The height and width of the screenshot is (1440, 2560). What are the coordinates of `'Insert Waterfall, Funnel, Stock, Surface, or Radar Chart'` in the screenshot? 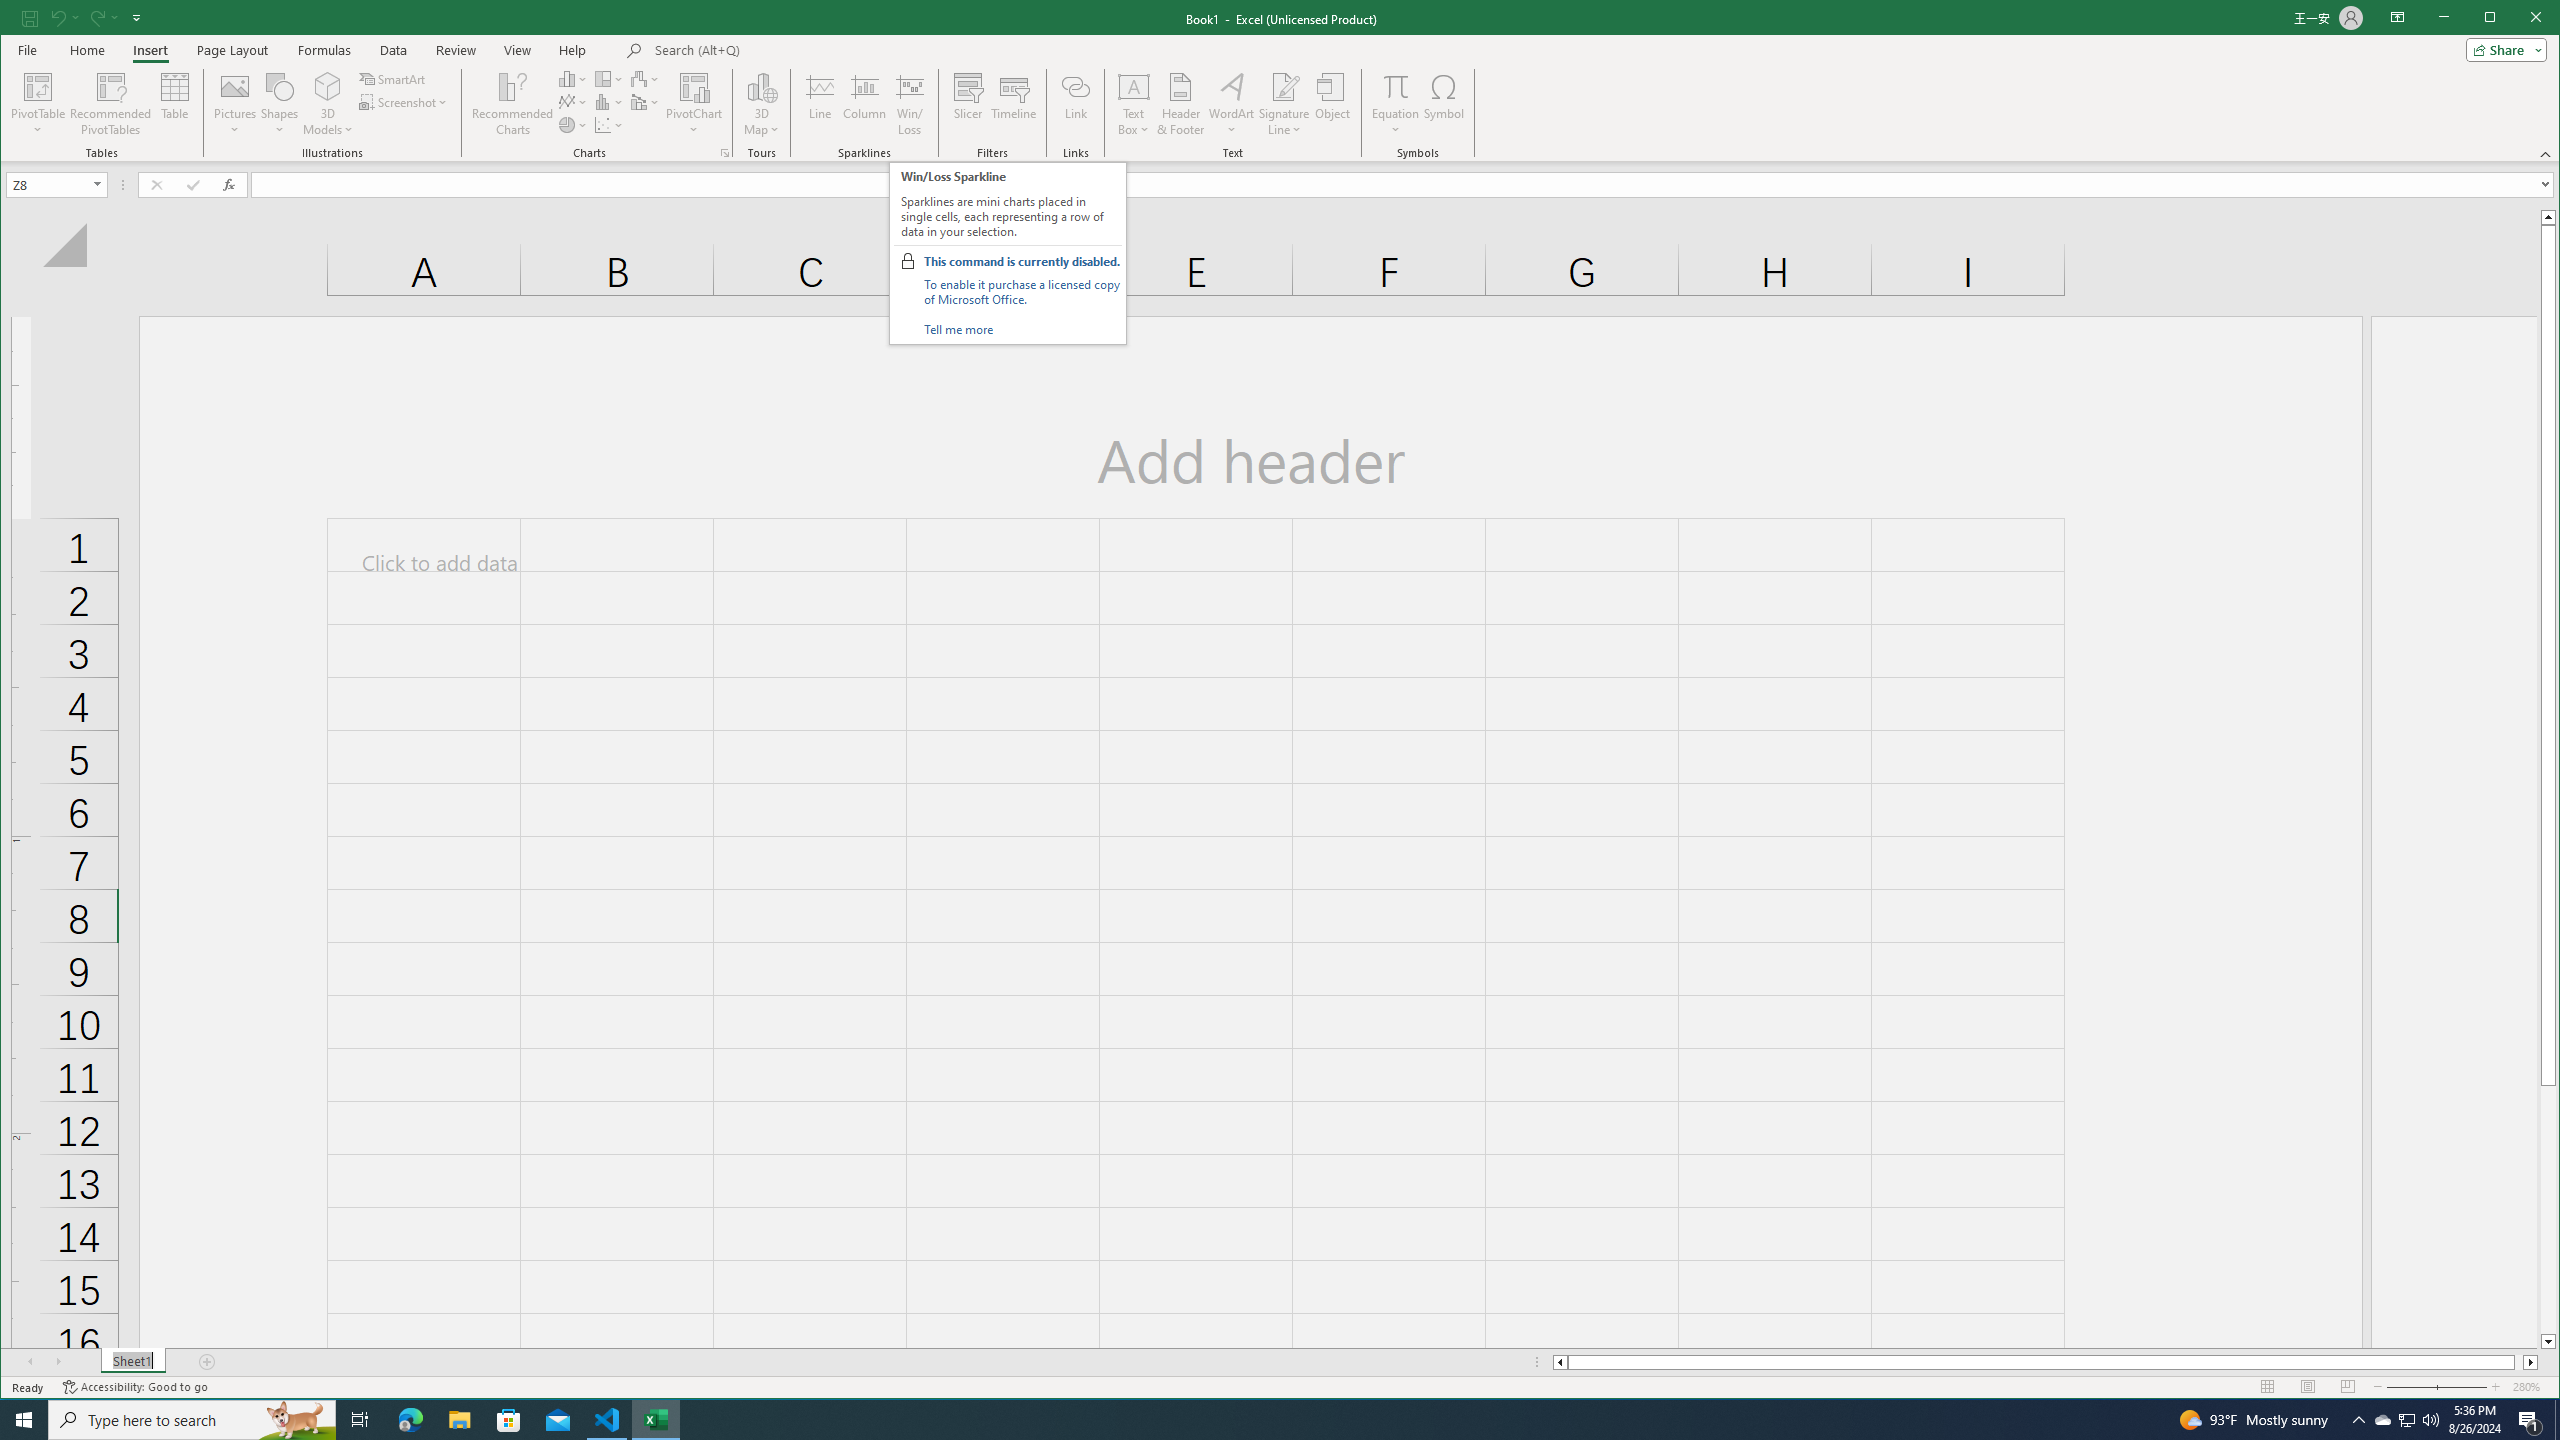 It's located at (644, 78).